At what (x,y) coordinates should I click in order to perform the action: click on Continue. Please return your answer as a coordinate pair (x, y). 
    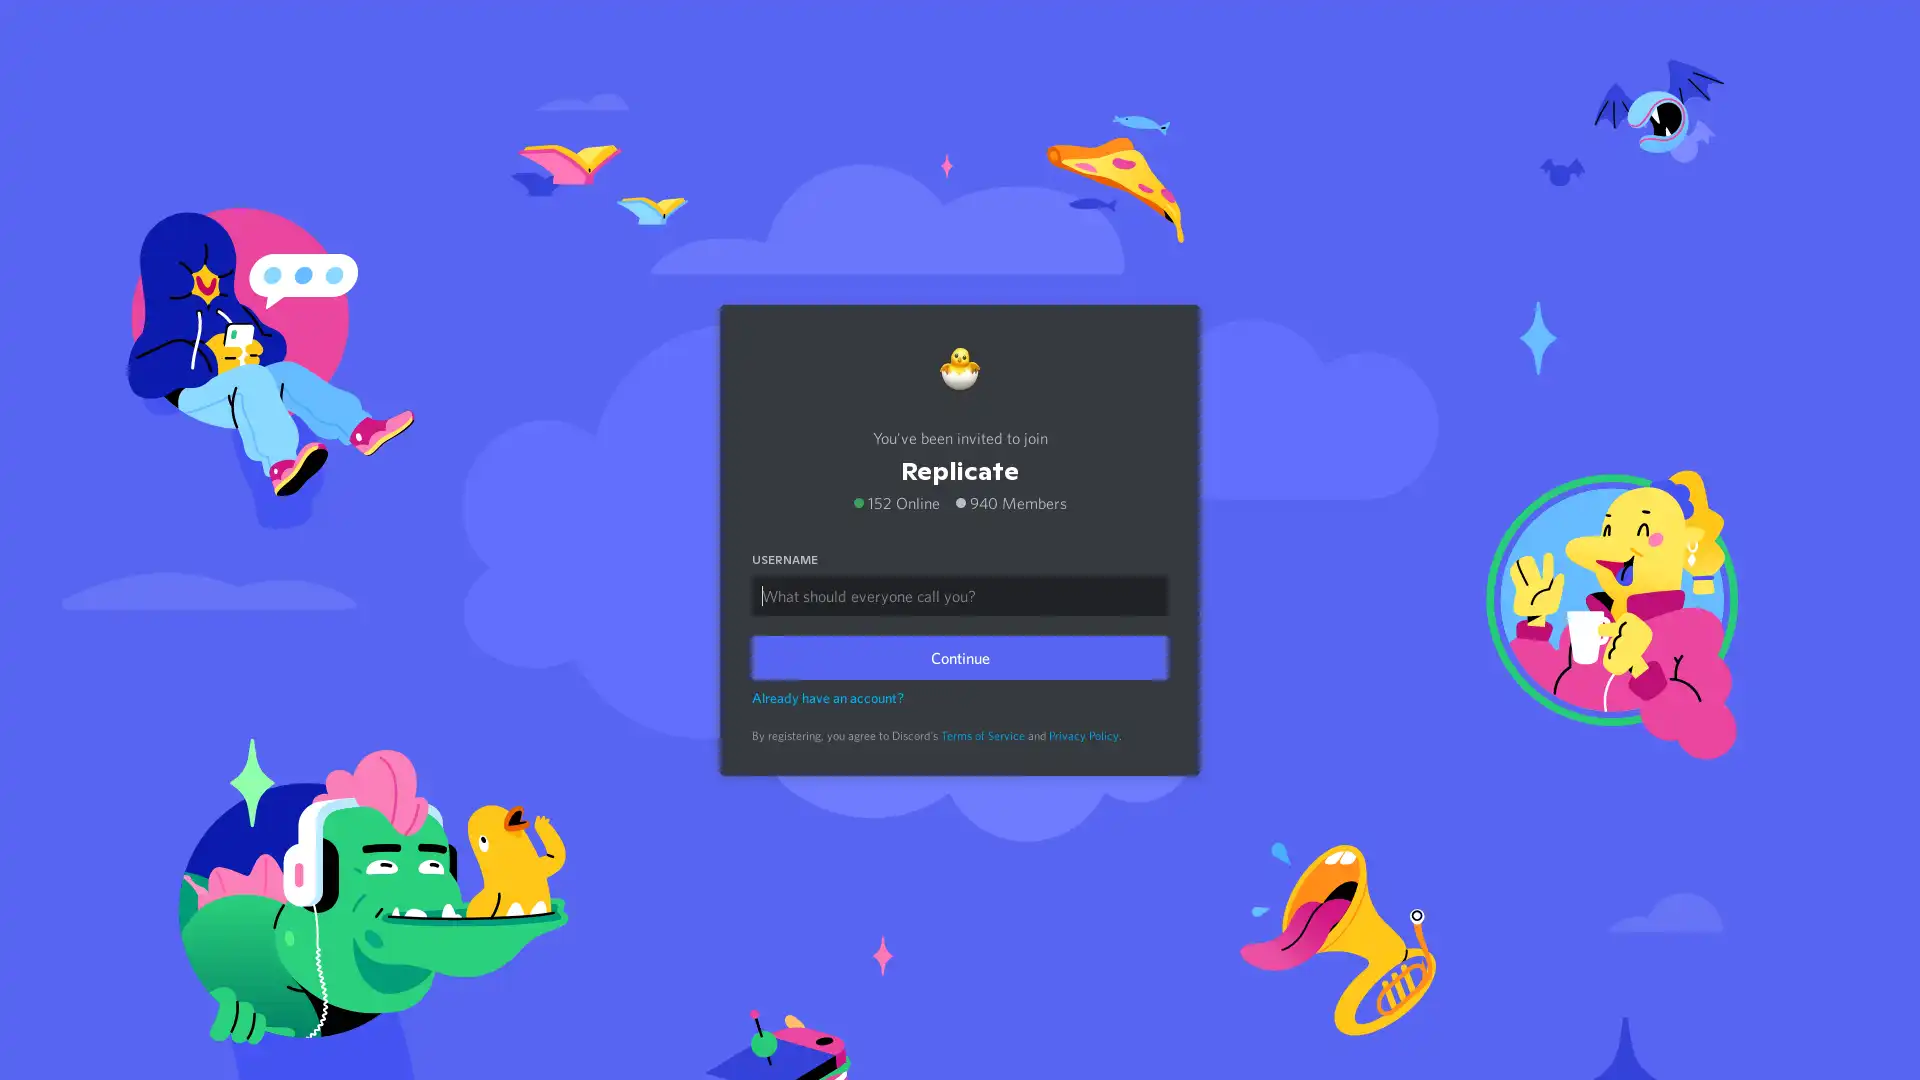
    Looking at the image, I should click on (960, 656).